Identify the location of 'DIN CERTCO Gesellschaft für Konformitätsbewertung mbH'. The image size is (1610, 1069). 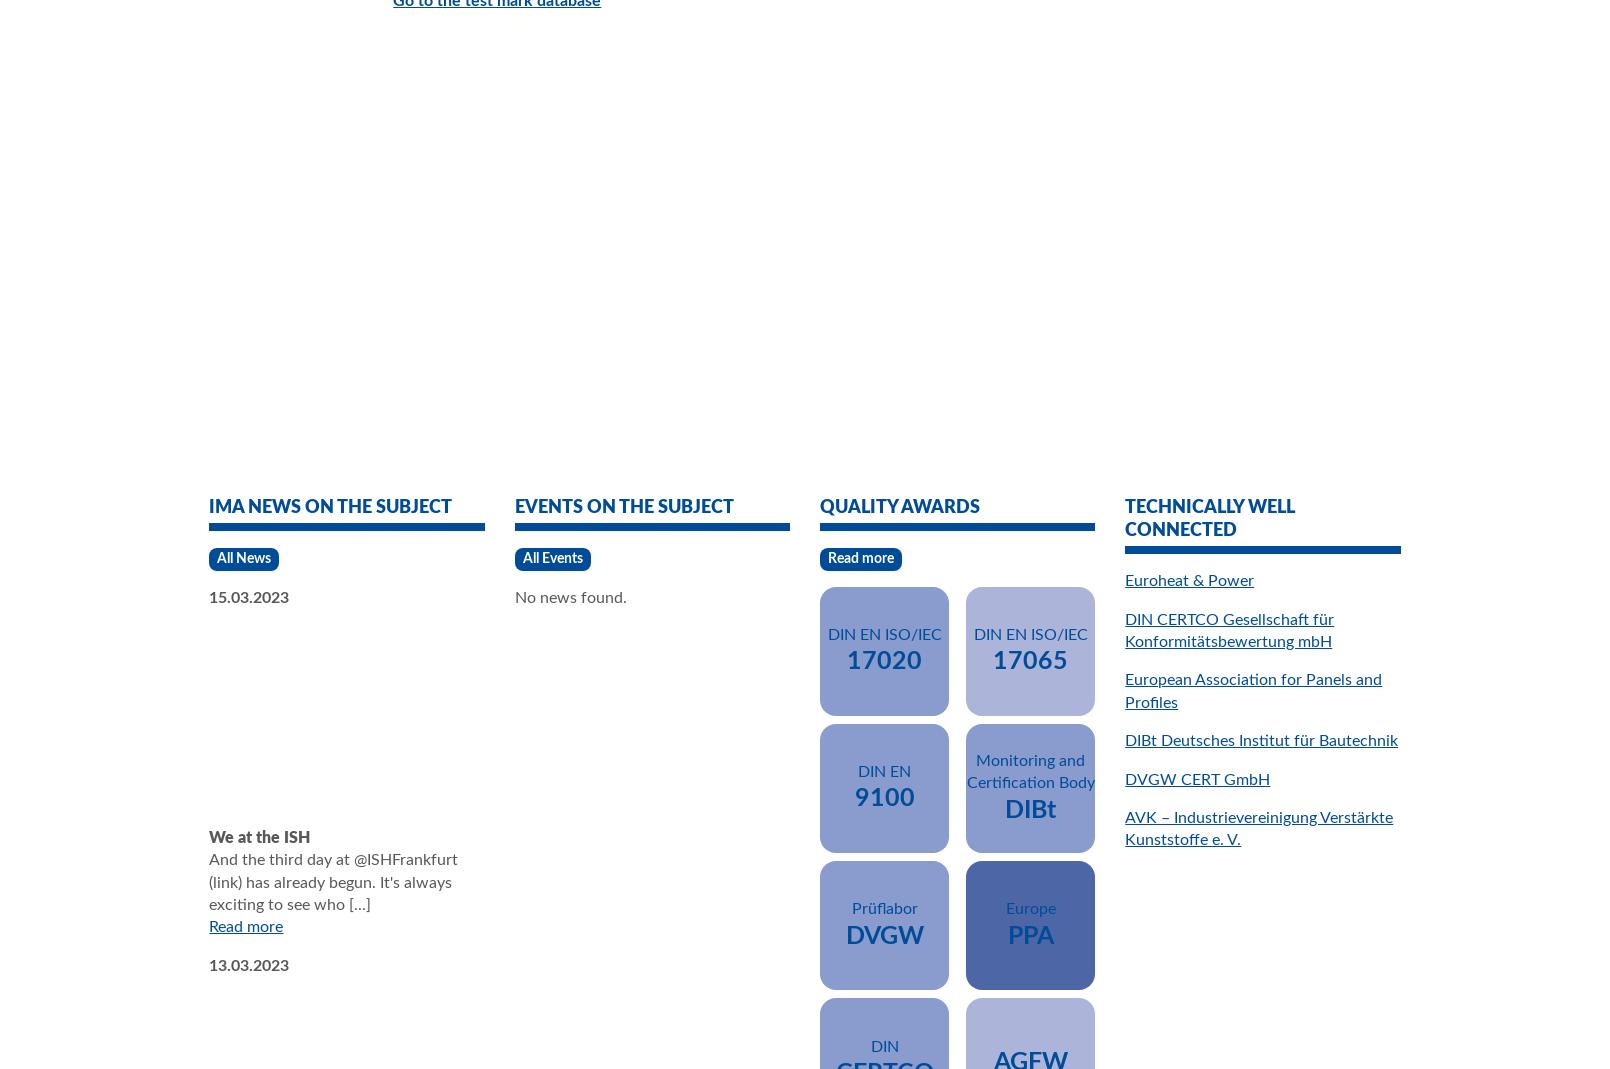
(1124, 630).